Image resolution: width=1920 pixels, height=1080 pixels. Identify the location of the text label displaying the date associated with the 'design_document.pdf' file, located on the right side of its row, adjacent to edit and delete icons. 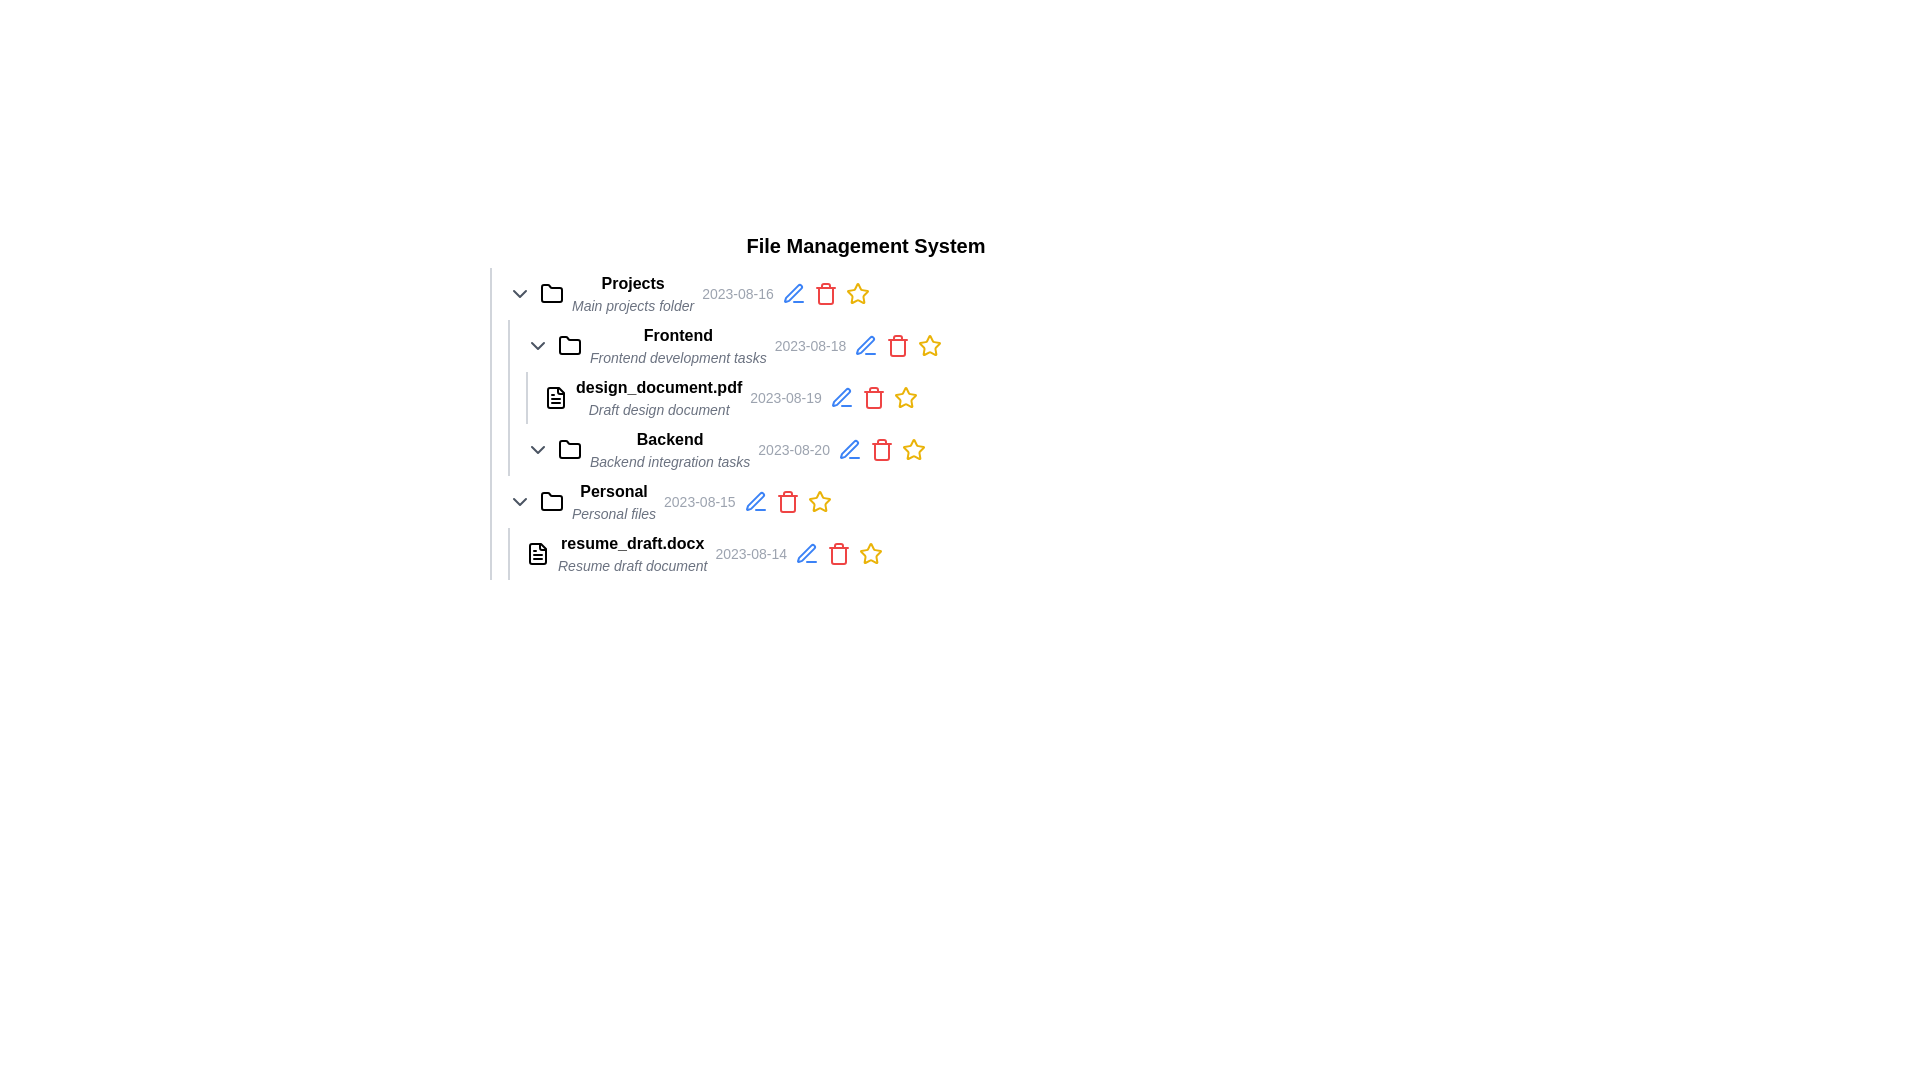
(785, 397).